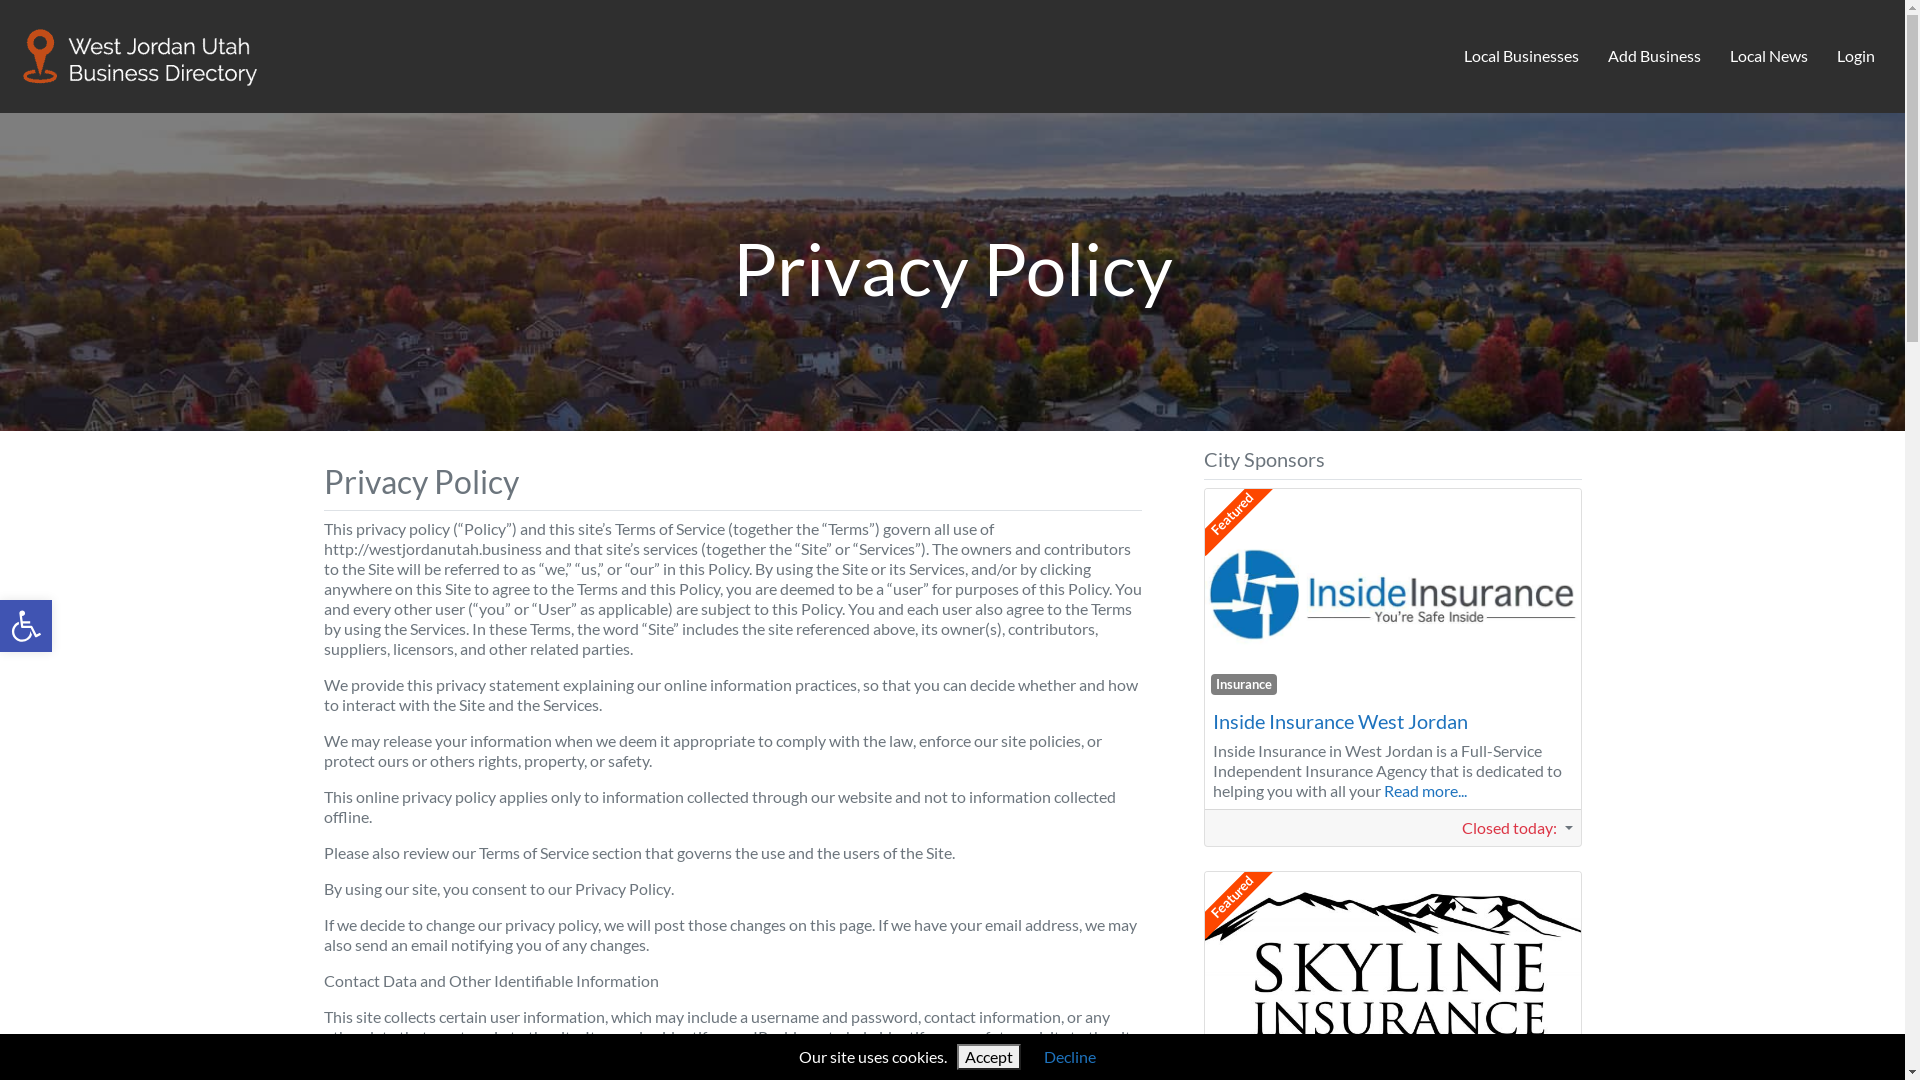  Describe the element at coordinates (139, 52) in the screenshot. I see `'West Jordan Business Directory'` at that location.